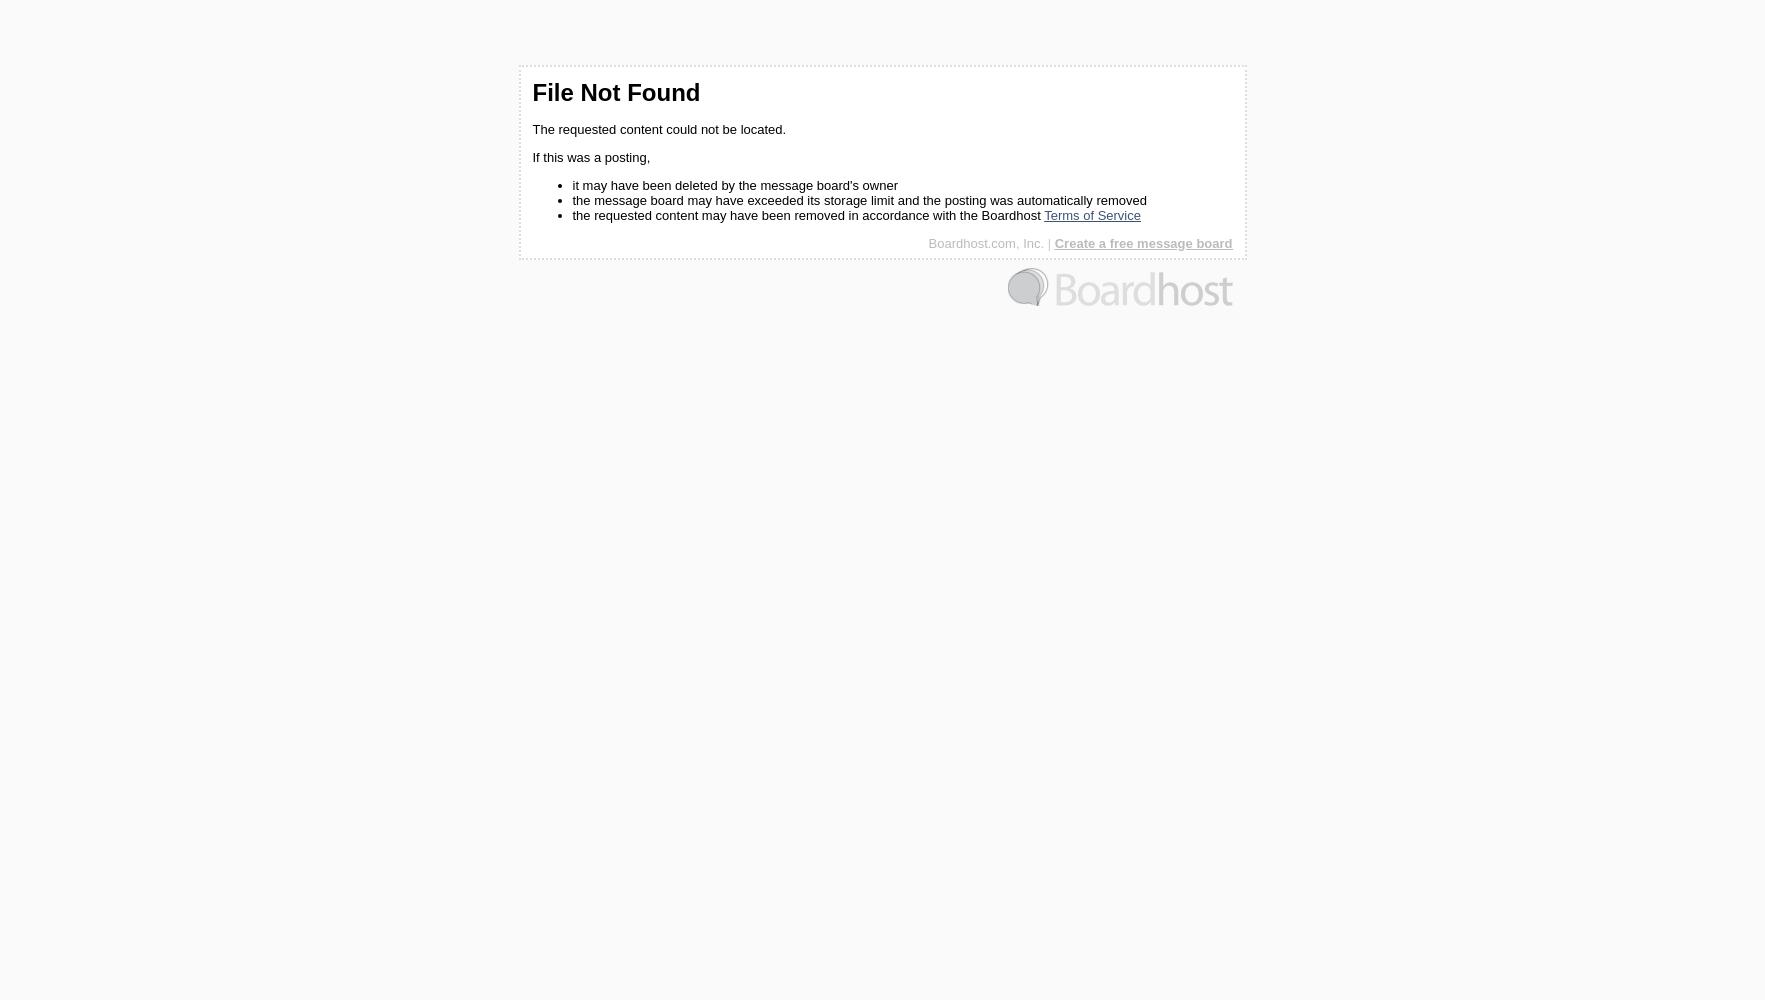  Describe the element at coordinates (589, 157) in the screenshot. I see `'If this was a posting,'` at that location.